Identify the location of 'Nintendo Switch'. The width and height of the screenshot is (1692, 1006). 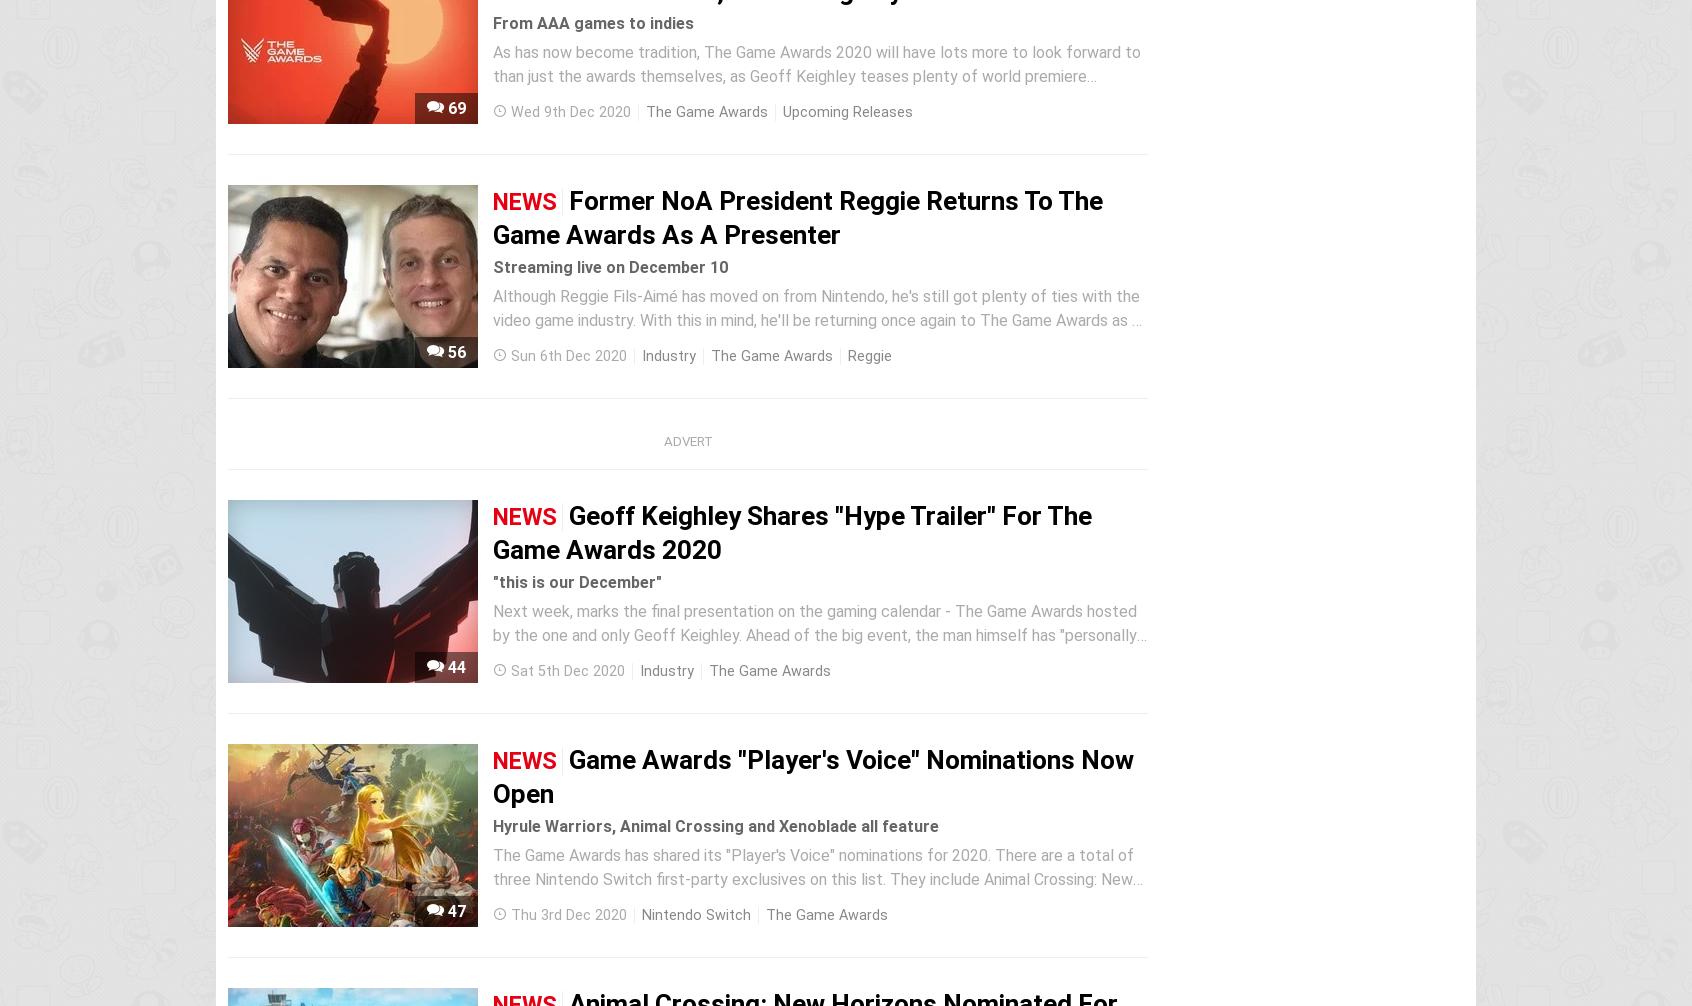
(696, 914).